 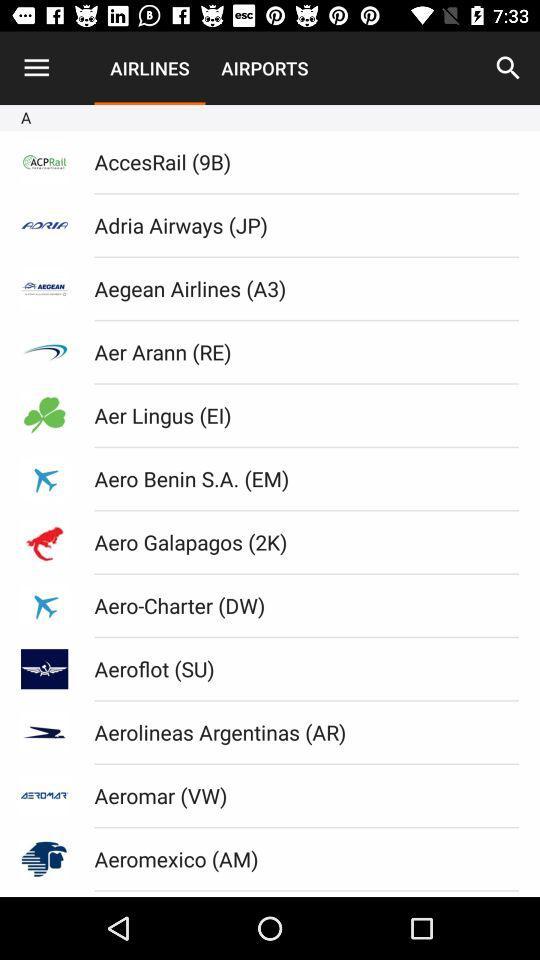 I want to click on first icon under the letter a, so click(x=44, y=161).